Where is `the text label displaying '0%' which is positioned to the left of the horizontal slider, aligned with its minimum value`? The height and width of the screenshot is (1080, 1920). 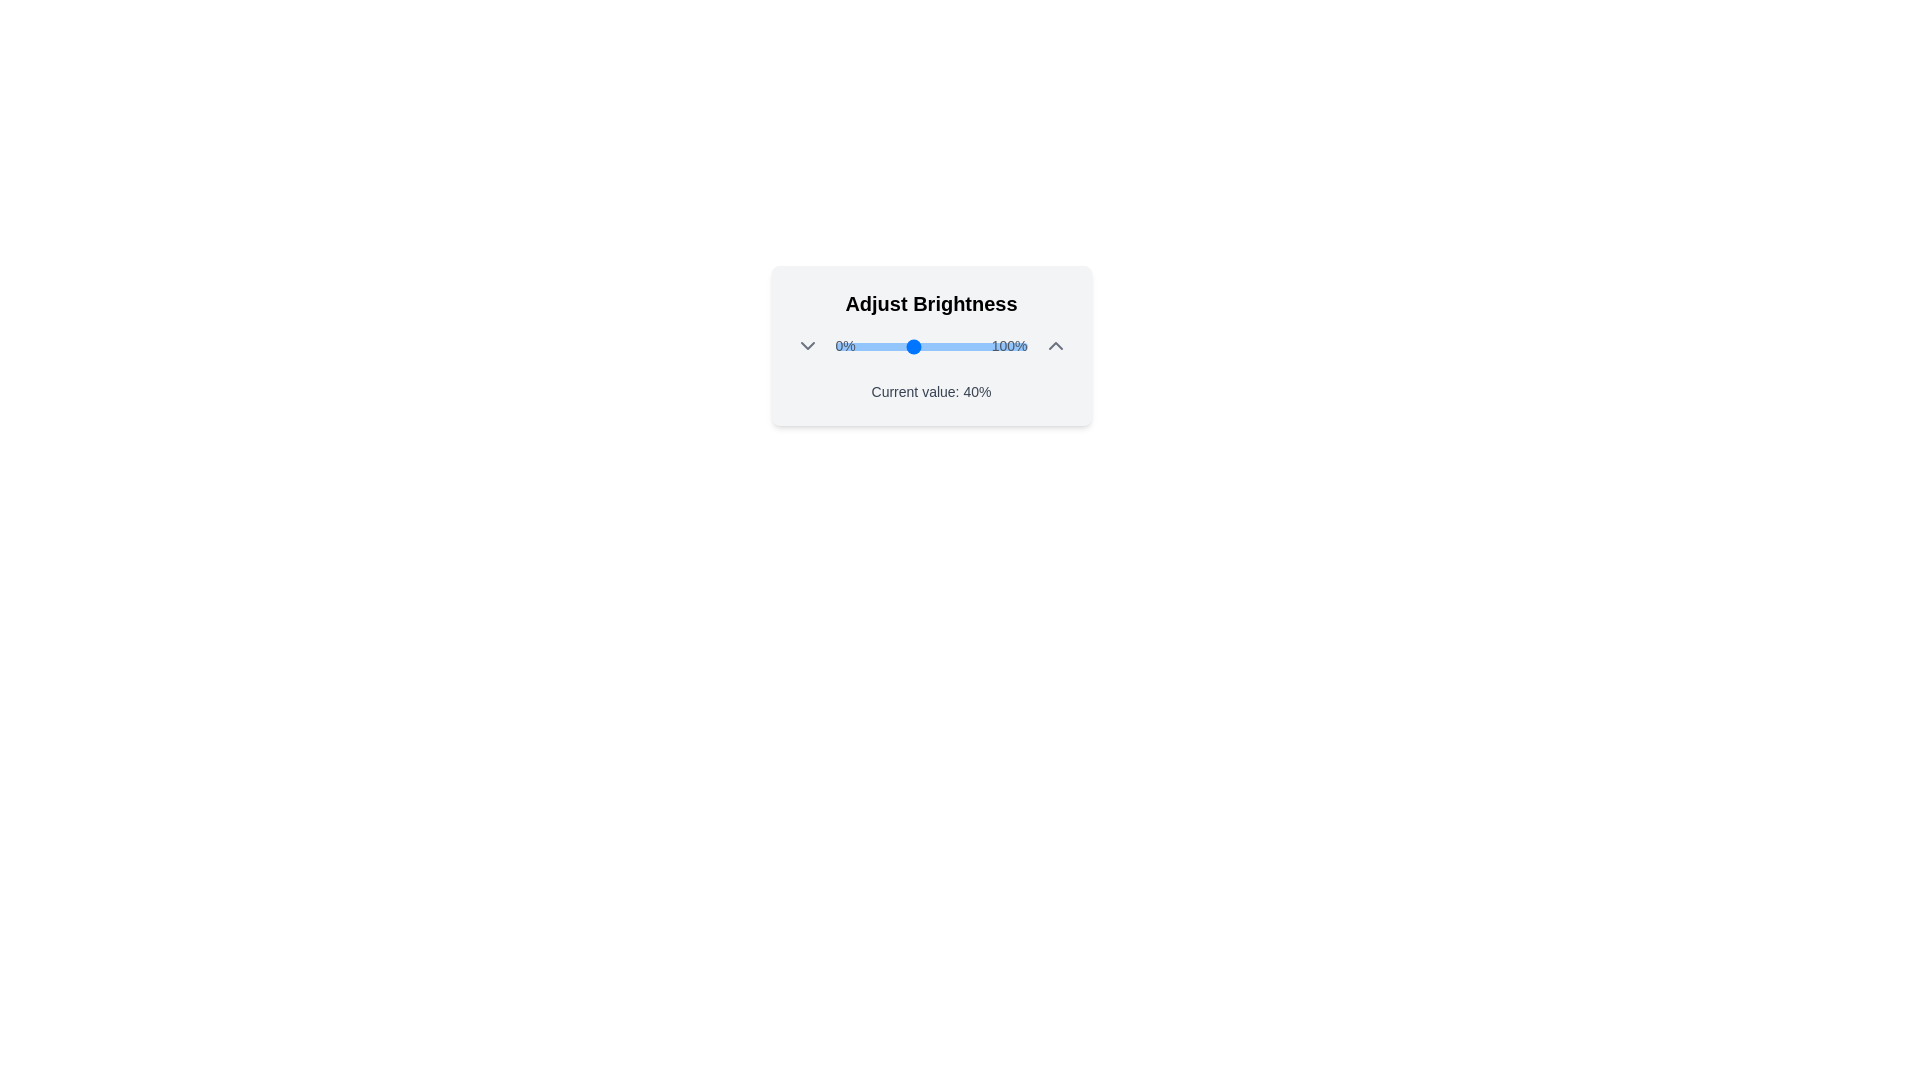
the text label displaying '0%' which is positioned to the left of the horizontal slider, aligned with its minimum value is located at coordinates (845, 345).